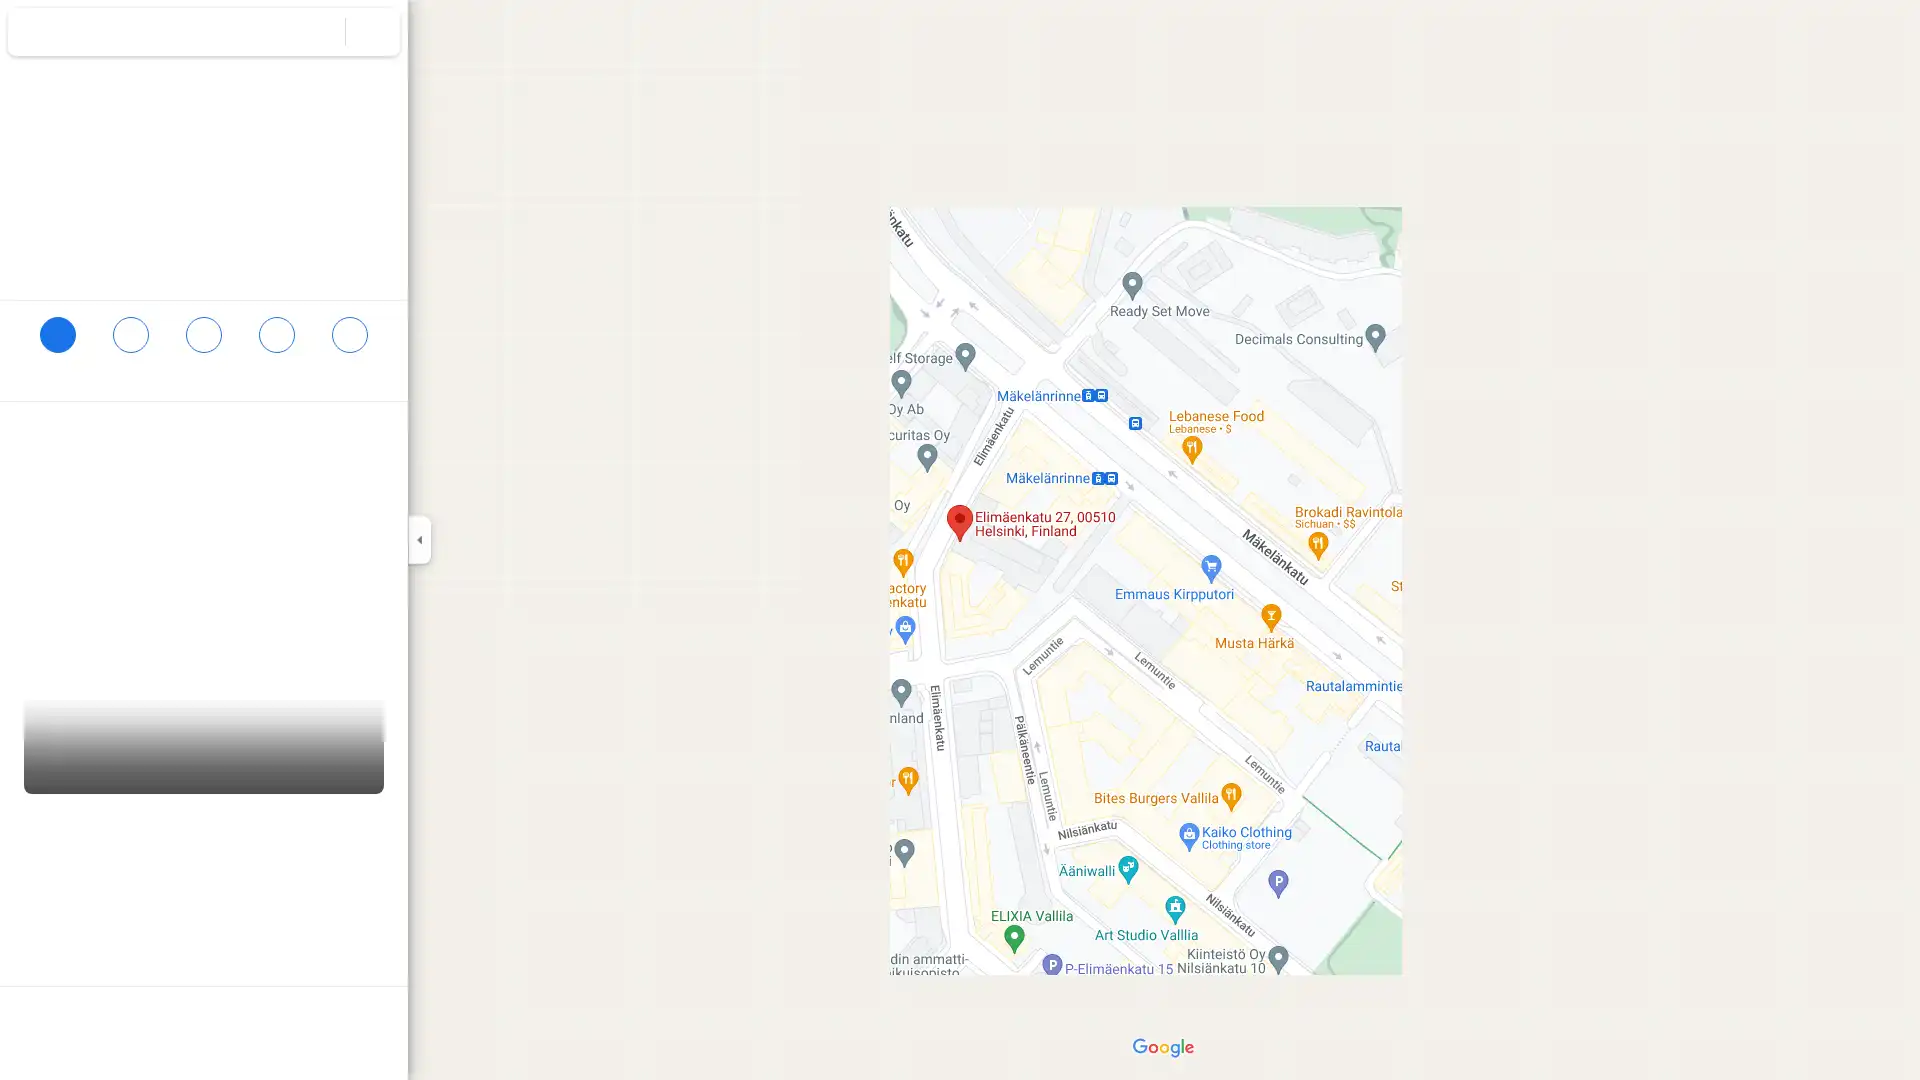 The height and width of the screenshot is (1080, 1920). What do you see at coordinates (129, 342) in the screenshot?
I see `Save Elimaenkatu 27 in your lists` at bounding box center [129, 342].